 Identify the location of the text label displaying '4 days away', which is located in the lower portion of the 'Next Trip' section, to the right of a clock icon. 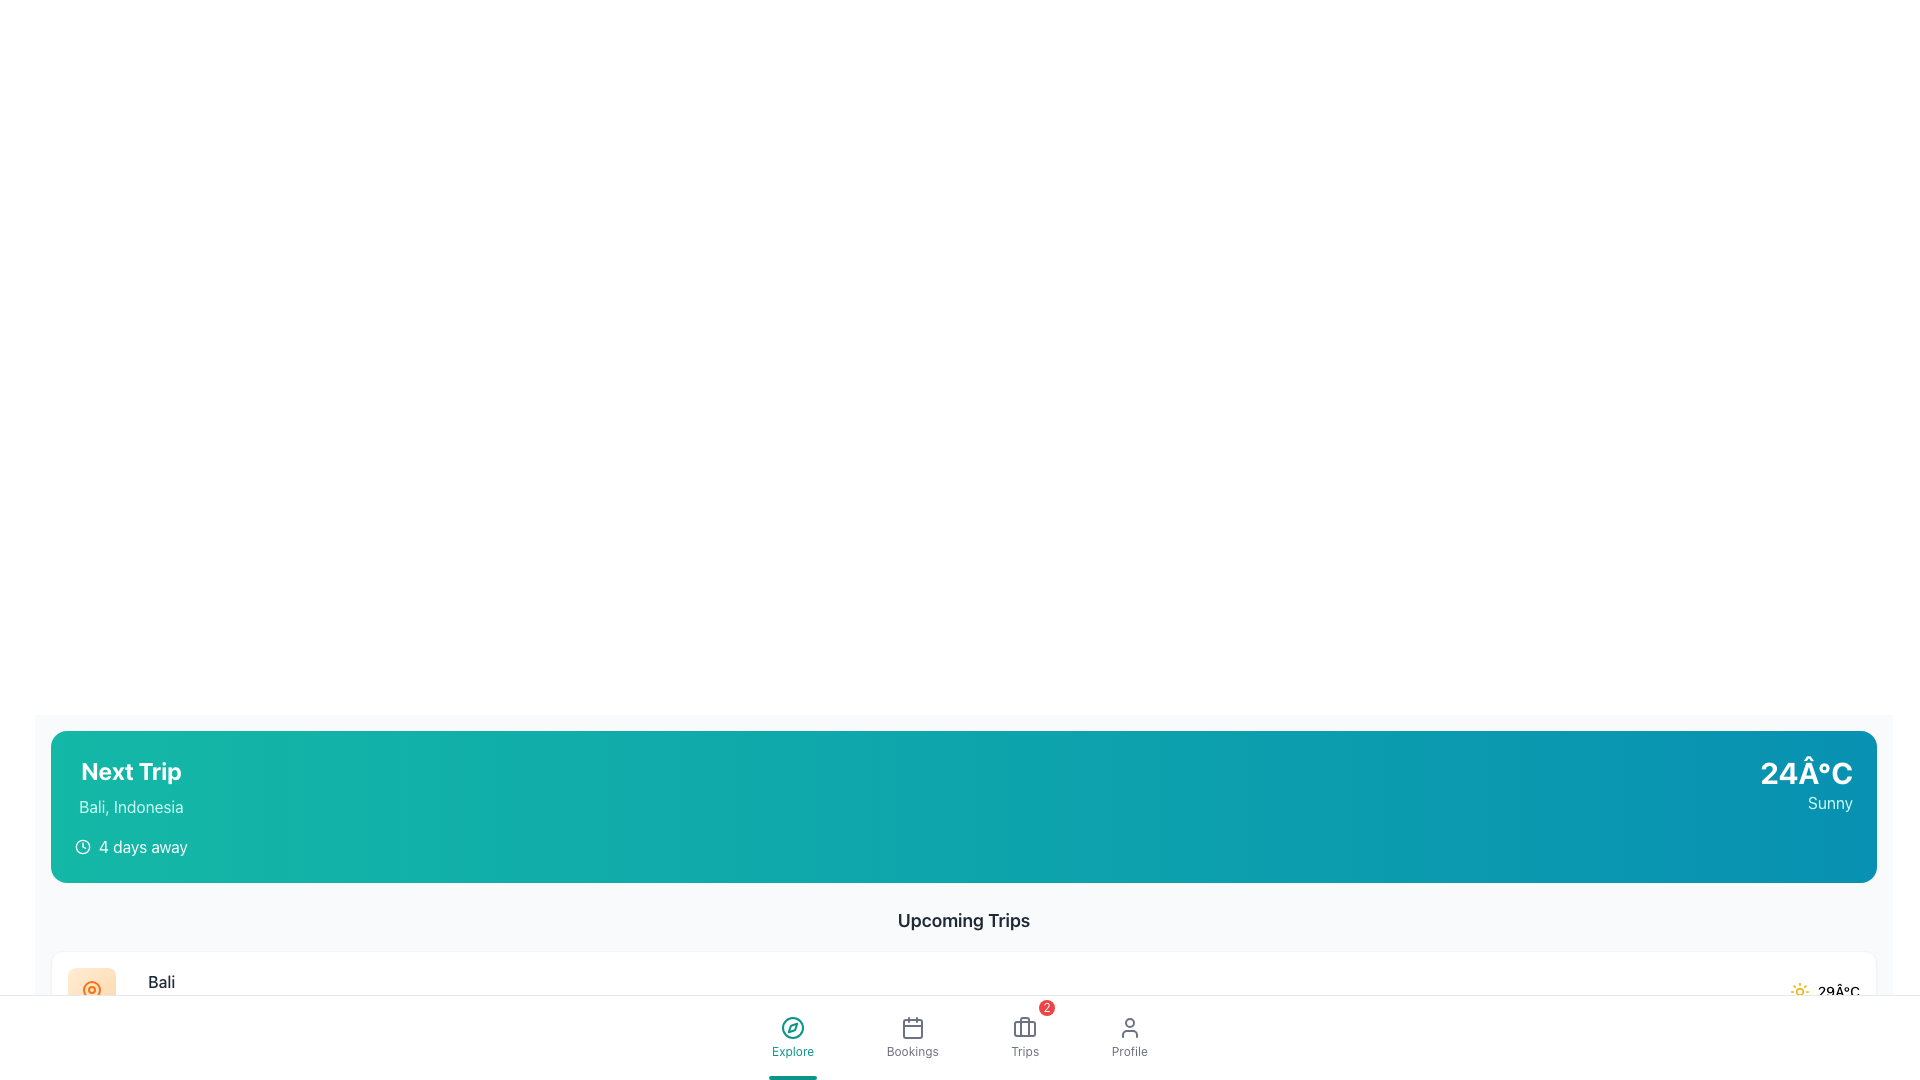
(142, 847).